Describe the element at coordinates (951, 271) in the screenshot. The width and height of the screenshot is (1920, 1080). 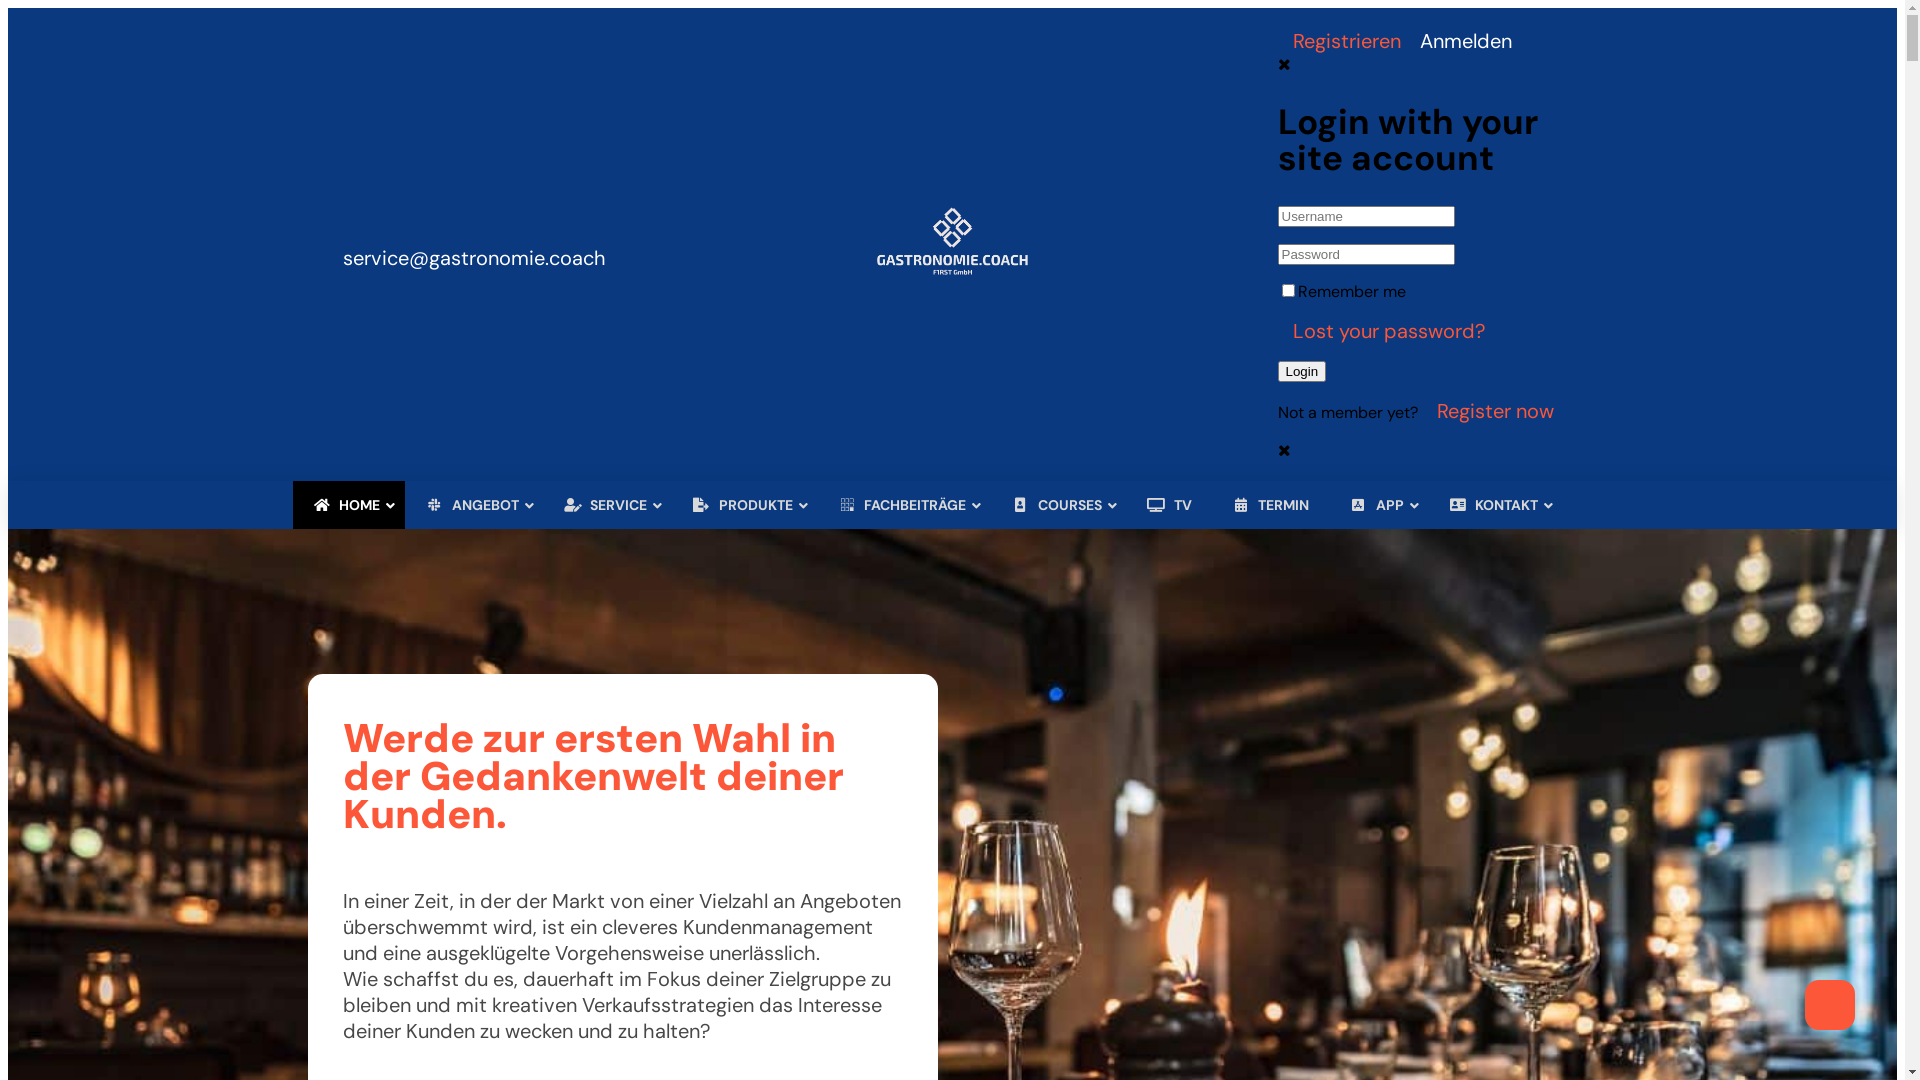
I see `'Gastronomie.coachII-logo weiss'` at that location.